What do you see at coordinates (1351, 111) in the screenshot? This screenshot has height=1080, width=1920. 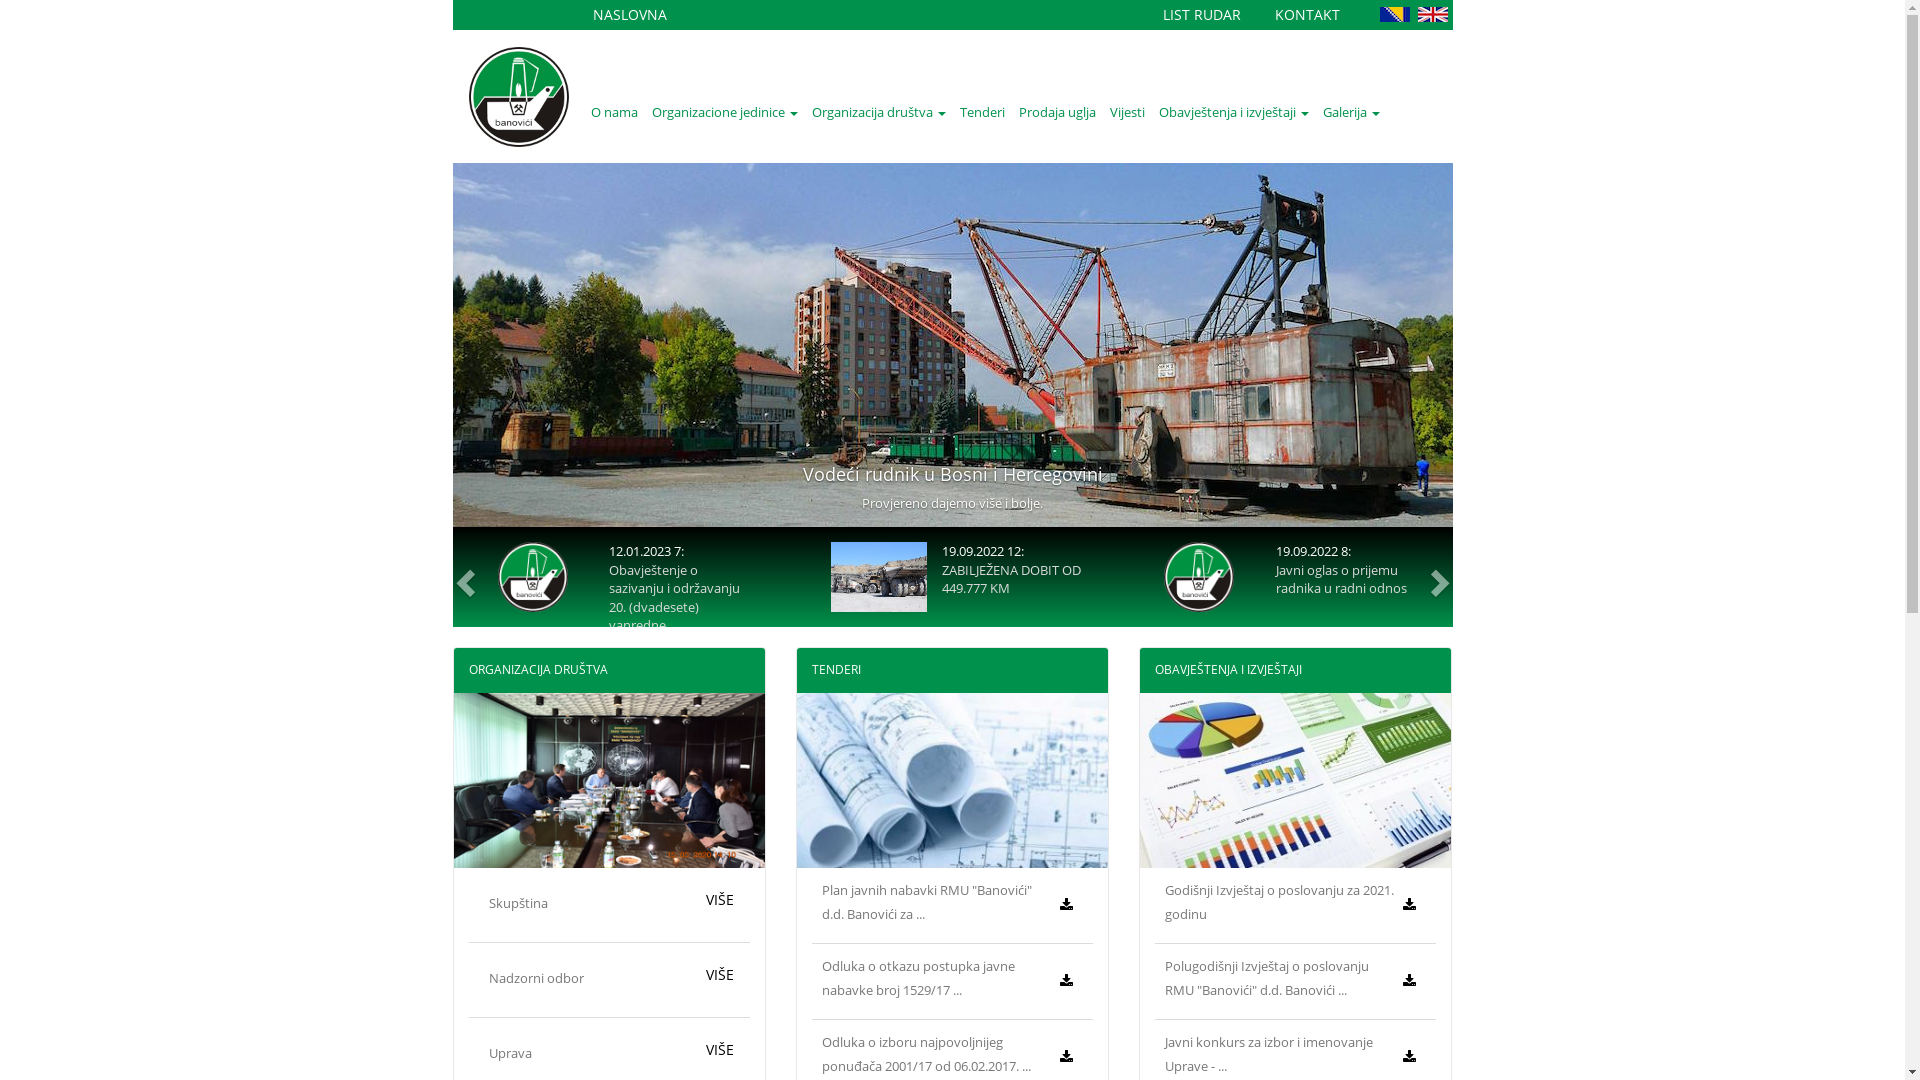 I see `'Galerija'` at bounding box center [1351, 111].